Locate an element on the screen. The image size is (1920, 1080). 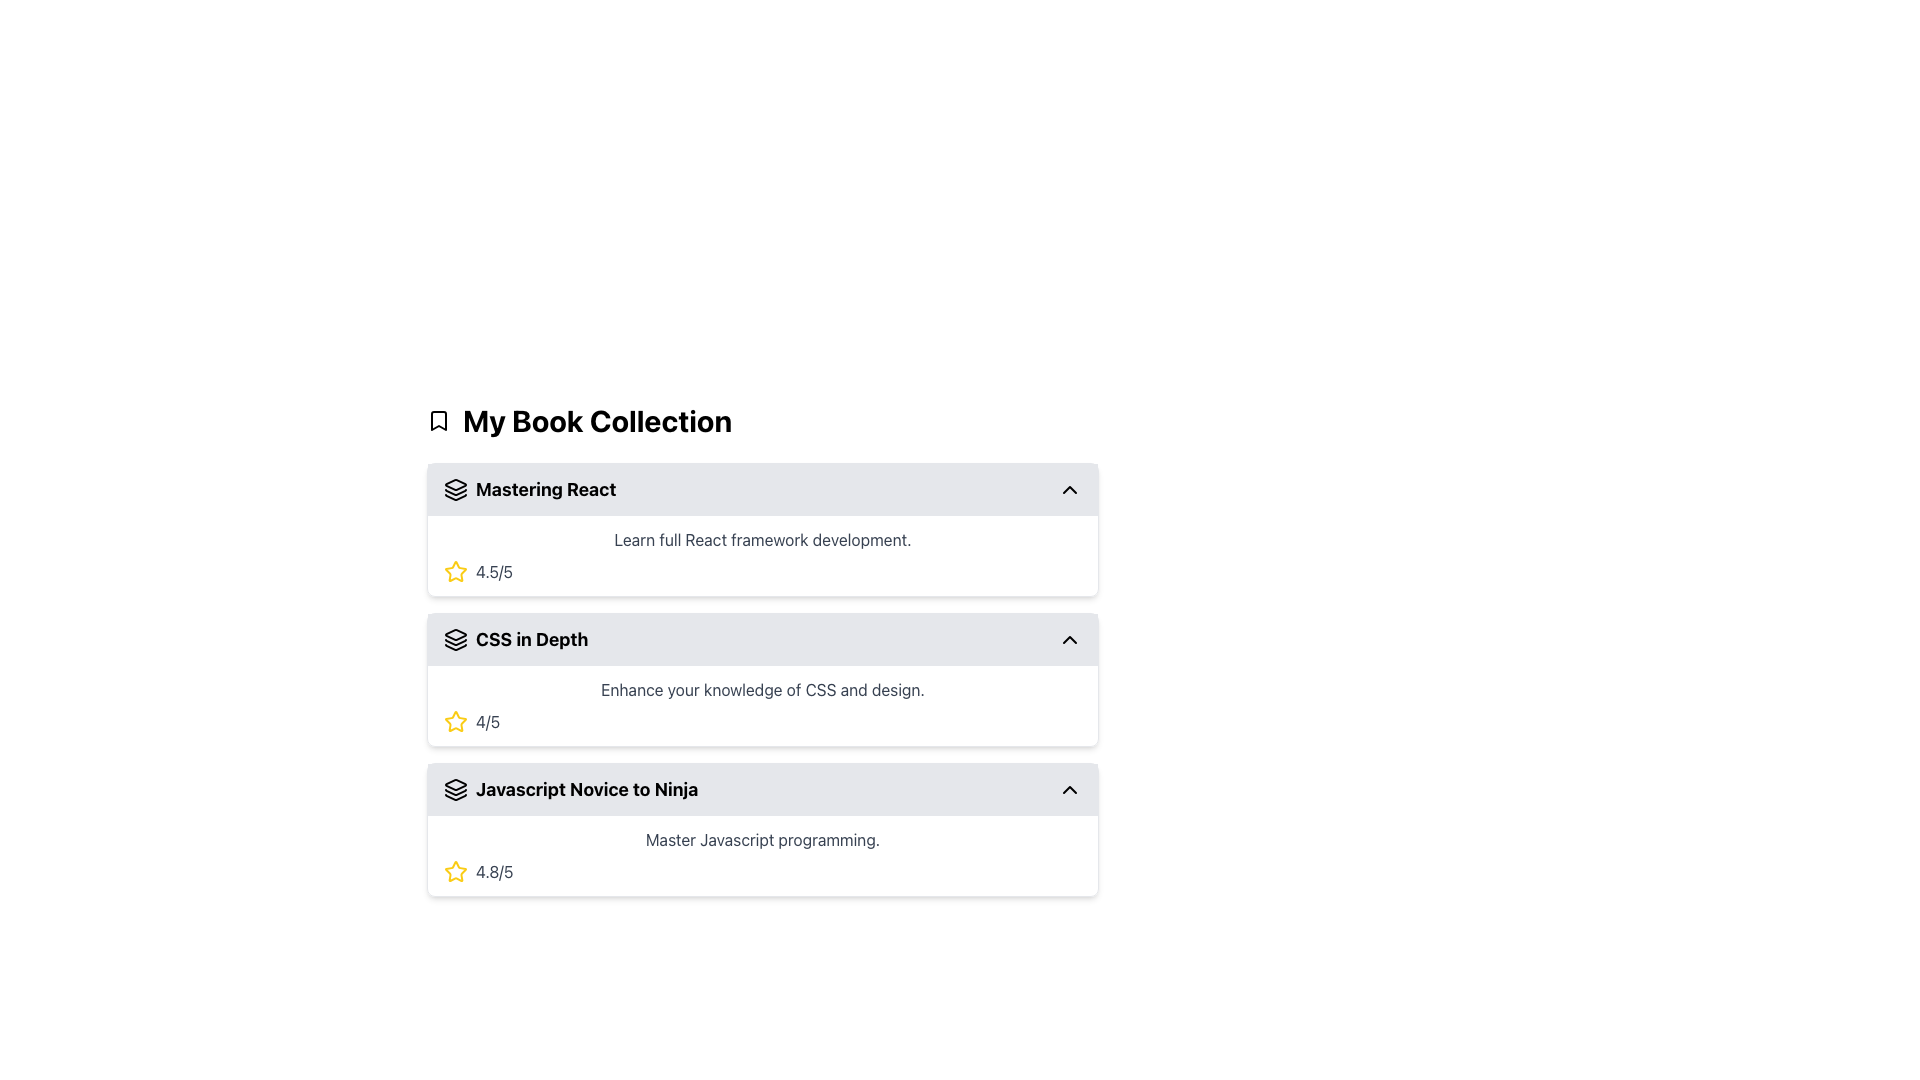
the 'Javascript Novice to Ninja' button is located at coordinates (762, 789).